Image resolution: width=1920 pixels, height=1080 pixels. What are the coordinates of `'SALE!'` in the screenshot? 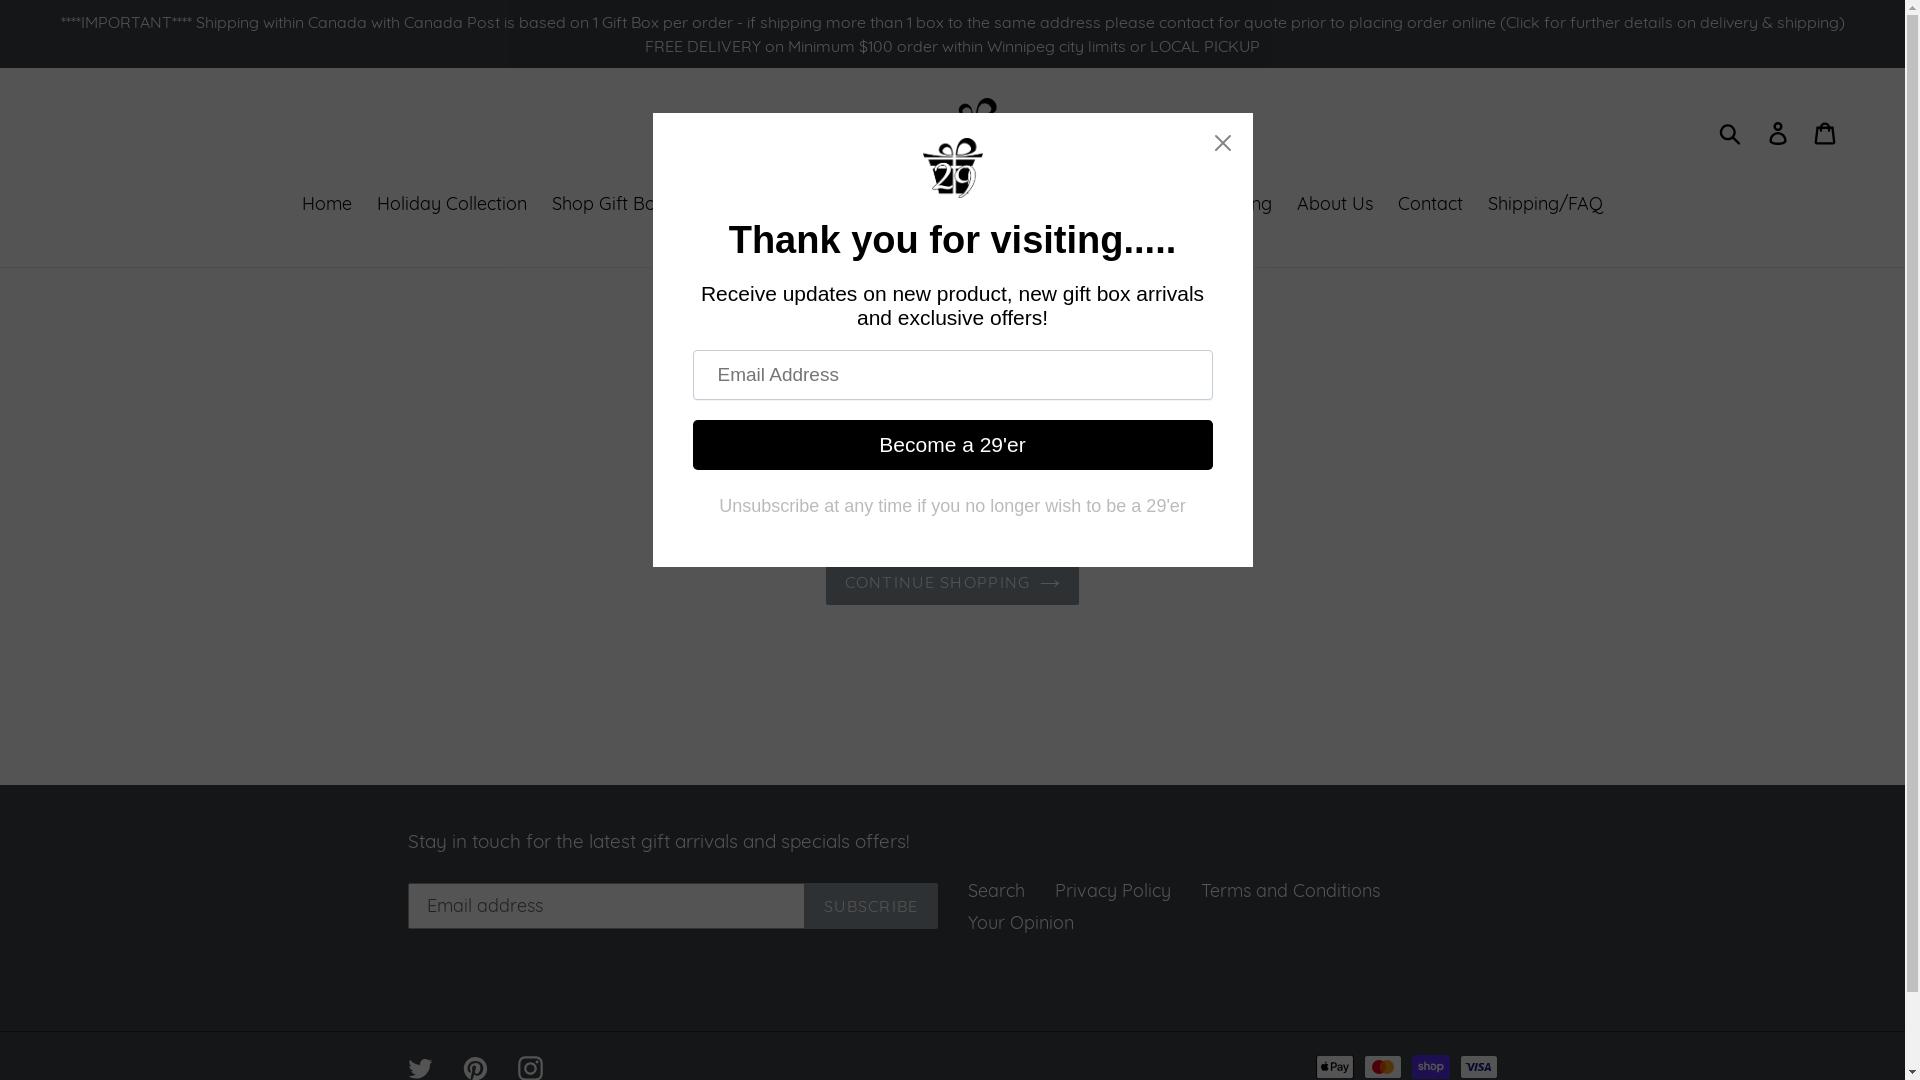 It's located at (1078, 204).